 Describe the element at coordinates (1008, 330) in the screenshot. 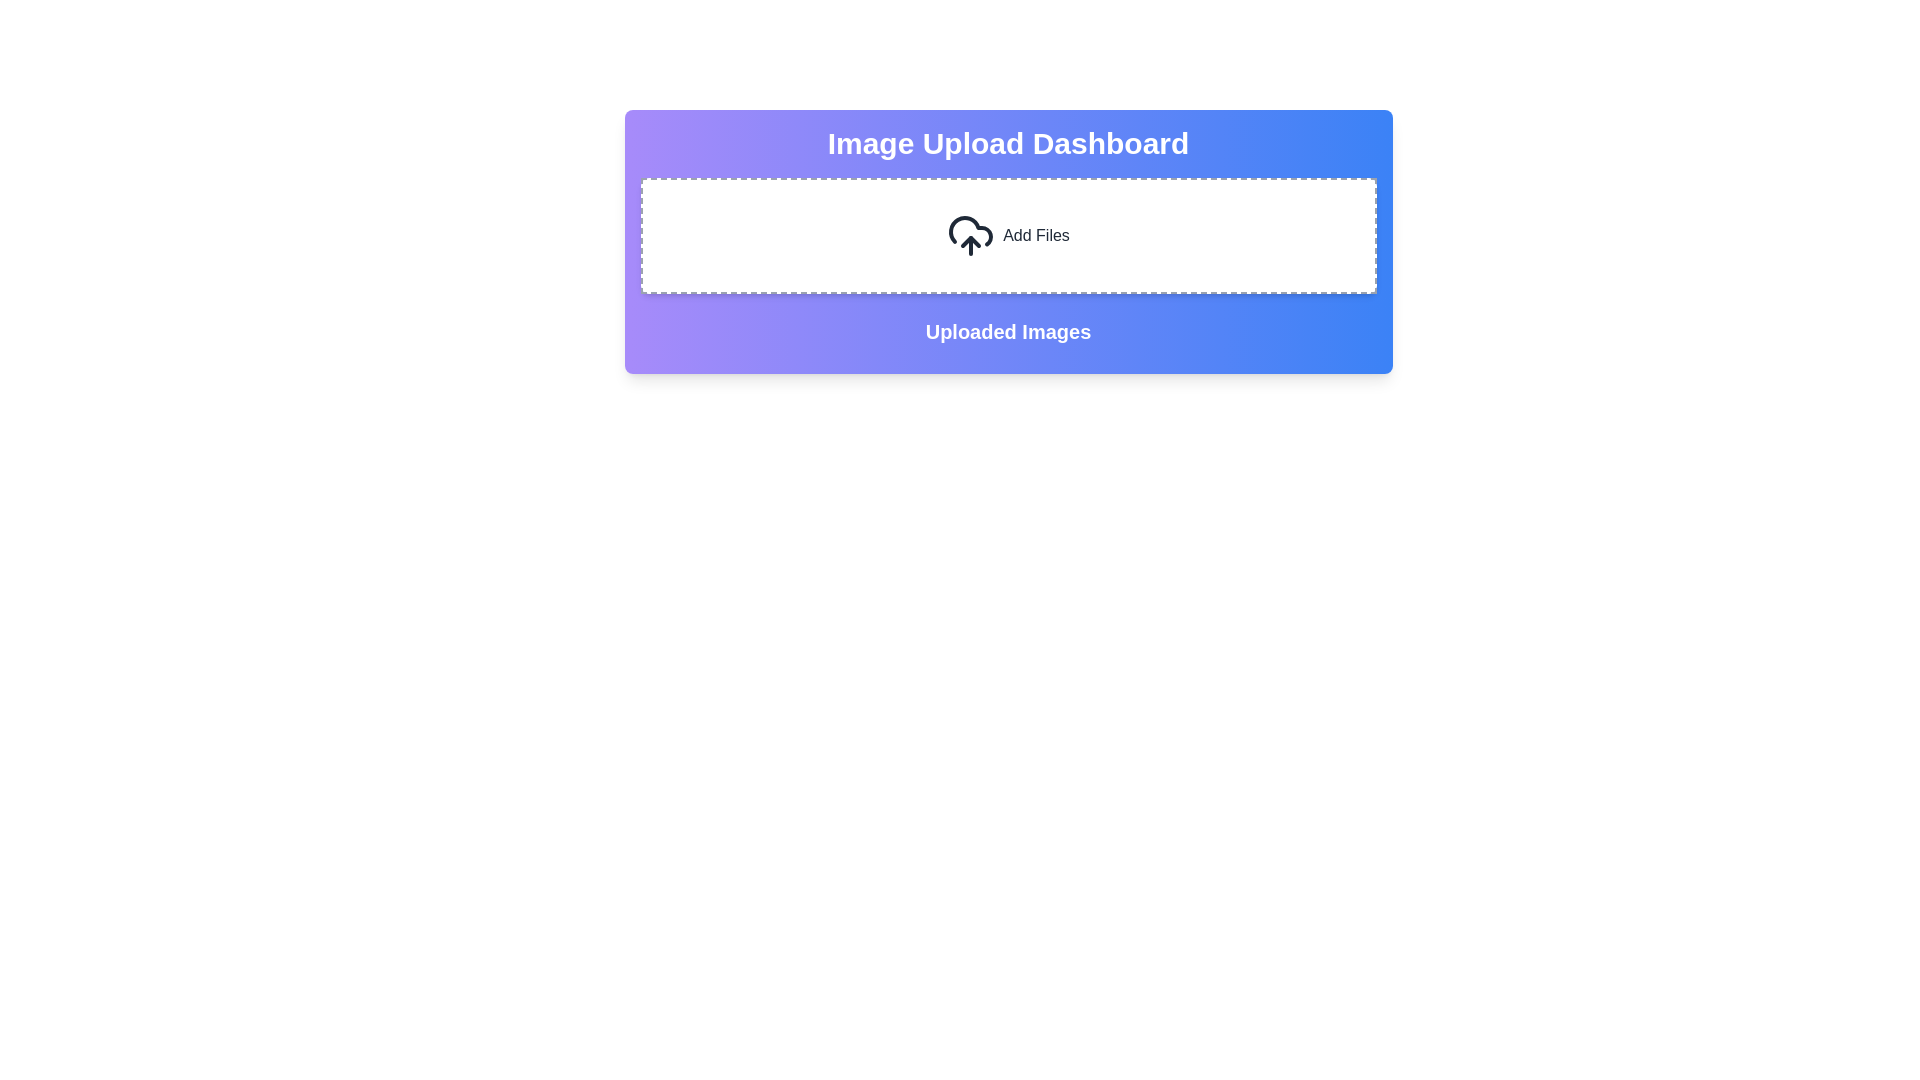

I see `the header text element that reads 'Uploaded Images', which is displayed in bold, extra-large white font on a gradient background, located at the center of the section and below the 'Add Files' section` at that location.